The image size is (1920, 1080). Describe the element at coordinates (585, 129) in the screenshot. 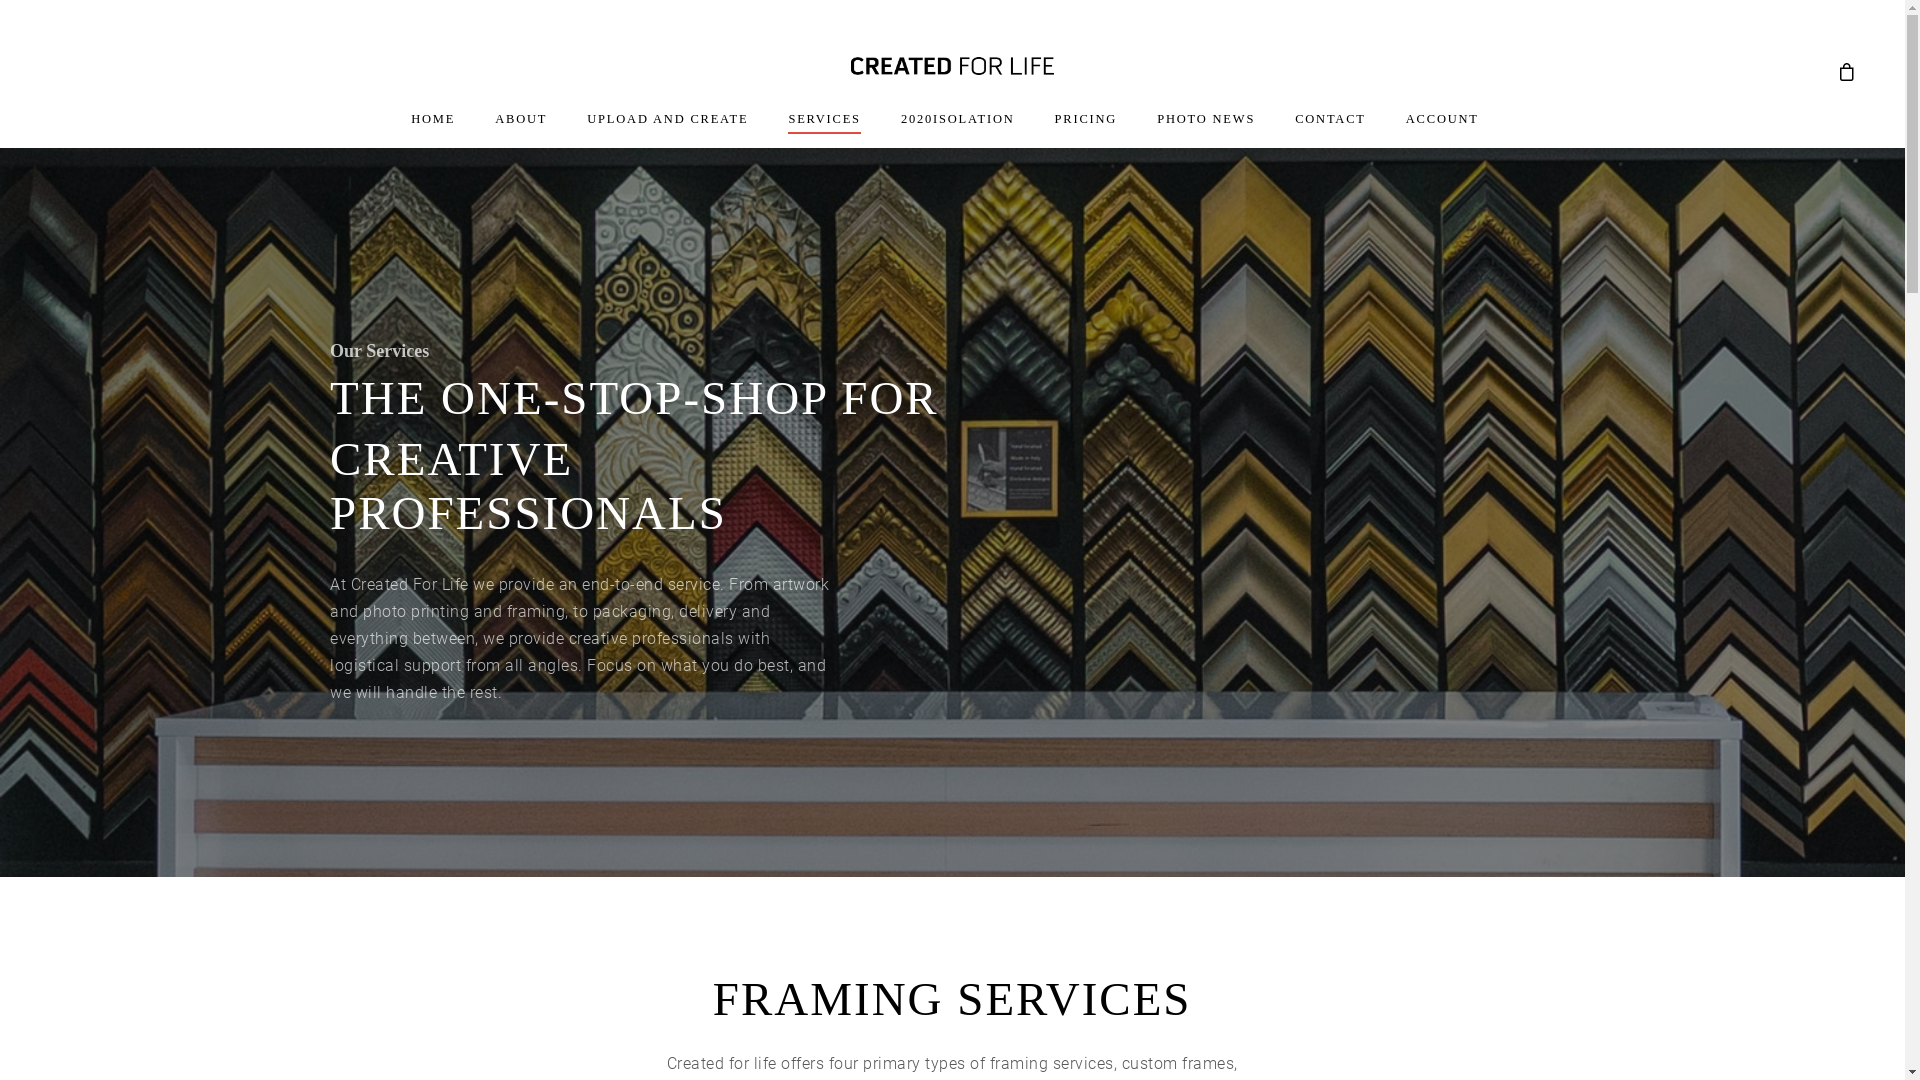

I see `'UPLOAD AND CREATE'` at that location.